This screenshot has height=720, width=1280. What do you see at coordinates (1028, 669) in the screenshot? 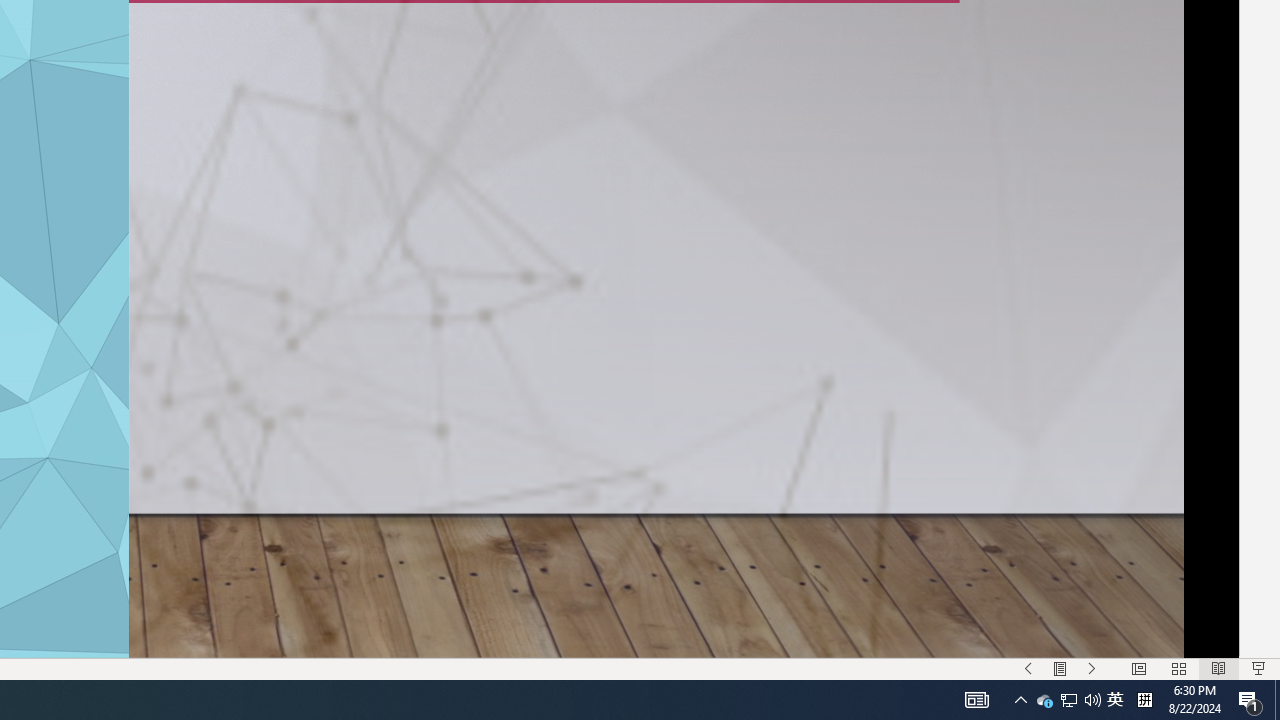
I see `'Slide Show Previous On'` at bounding box center [1028, 669].